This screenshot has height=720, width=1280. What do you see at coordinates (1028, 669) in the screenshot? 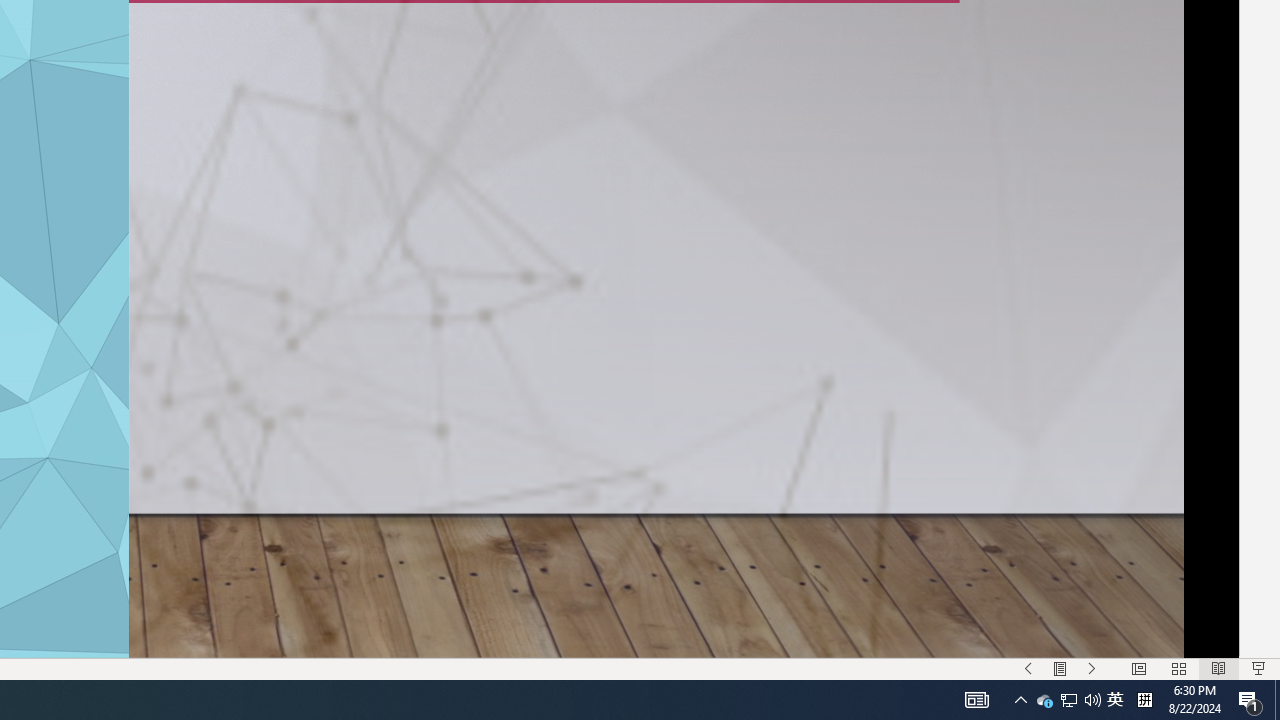
I see `'Slide Show Previous On'` at bounding box center [1028, 669].